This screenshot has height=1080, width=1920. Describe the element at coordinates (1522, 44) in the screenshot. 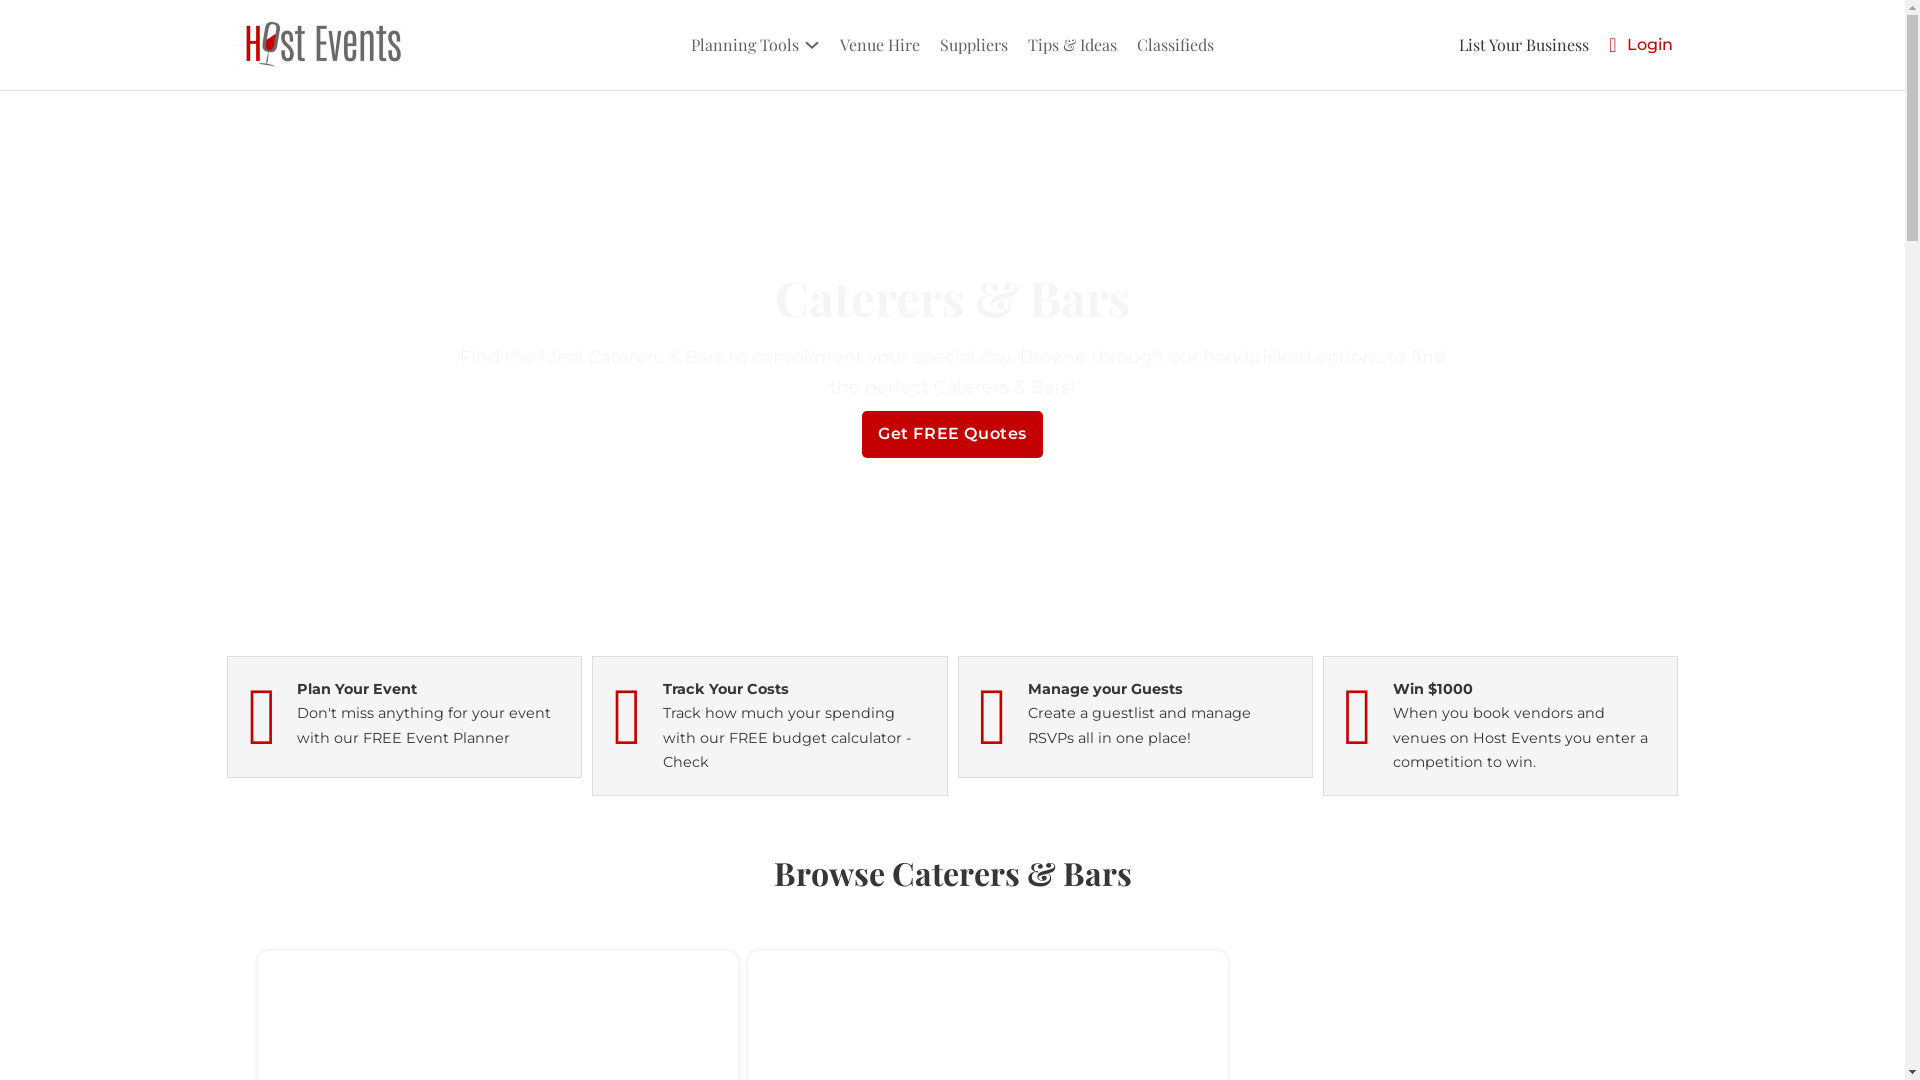

I see `'List Your Business'` at that location.